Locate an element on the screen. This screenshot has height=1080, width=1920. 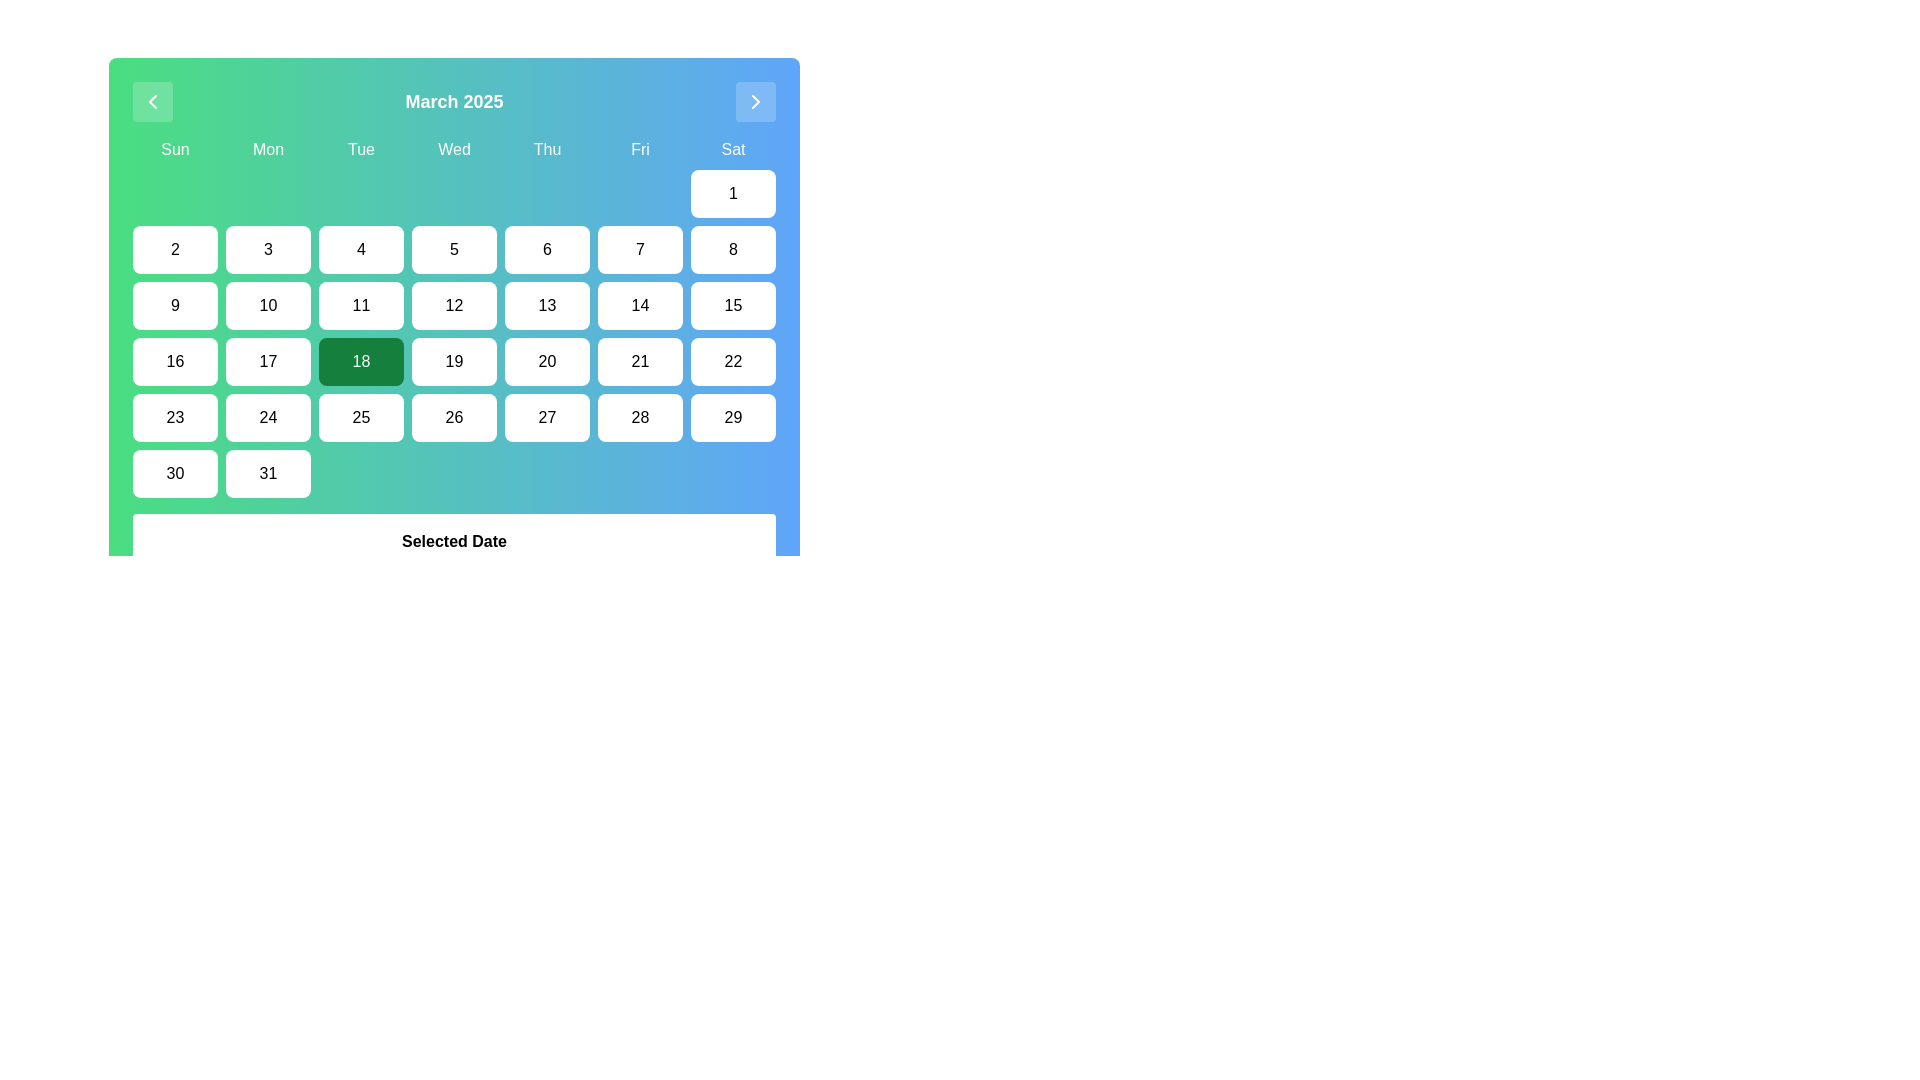
the Interactive calendar day cell displaying the numeral '1' in the far right column under the header 'Sat' is located at coordinates (732, 193).